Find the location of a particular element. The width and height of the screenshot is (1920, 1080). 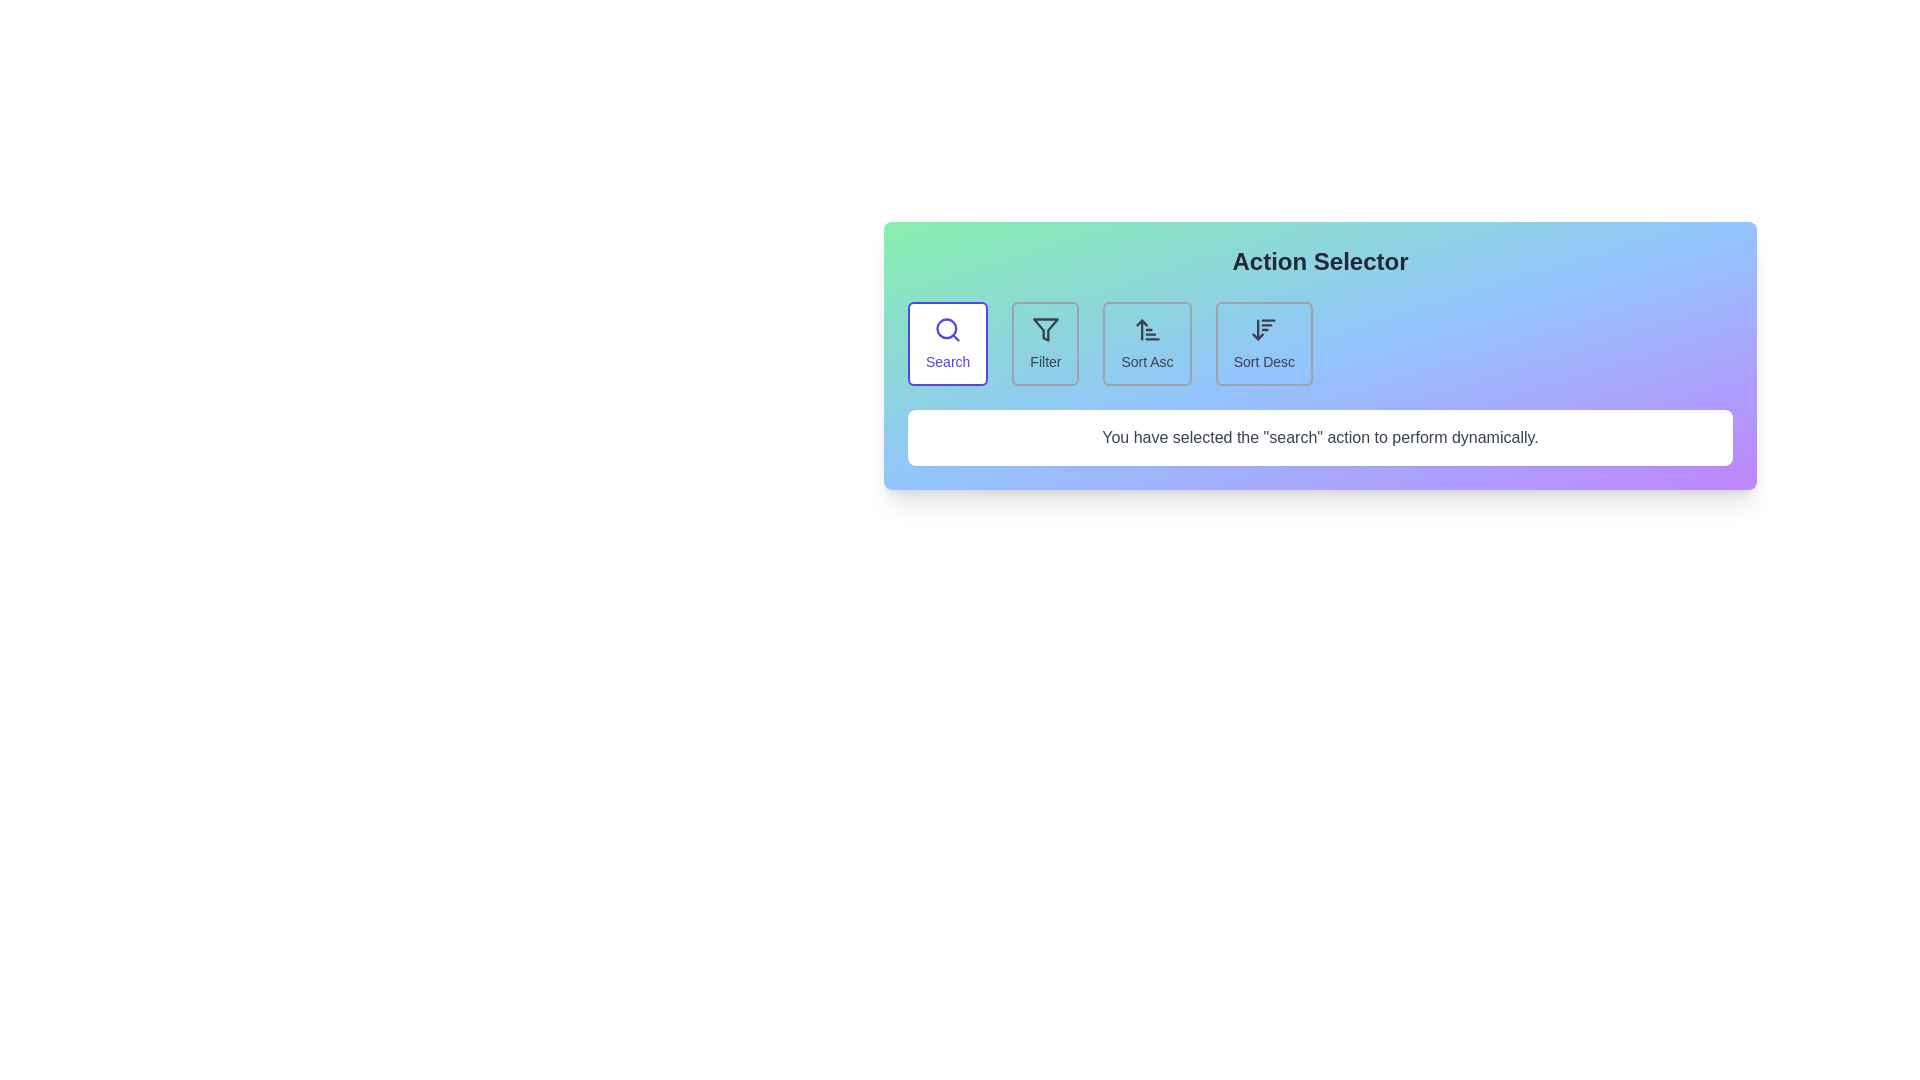

the small downward arrow icon within the 'Sort Desc' button is located at coordinates (1263, 329).